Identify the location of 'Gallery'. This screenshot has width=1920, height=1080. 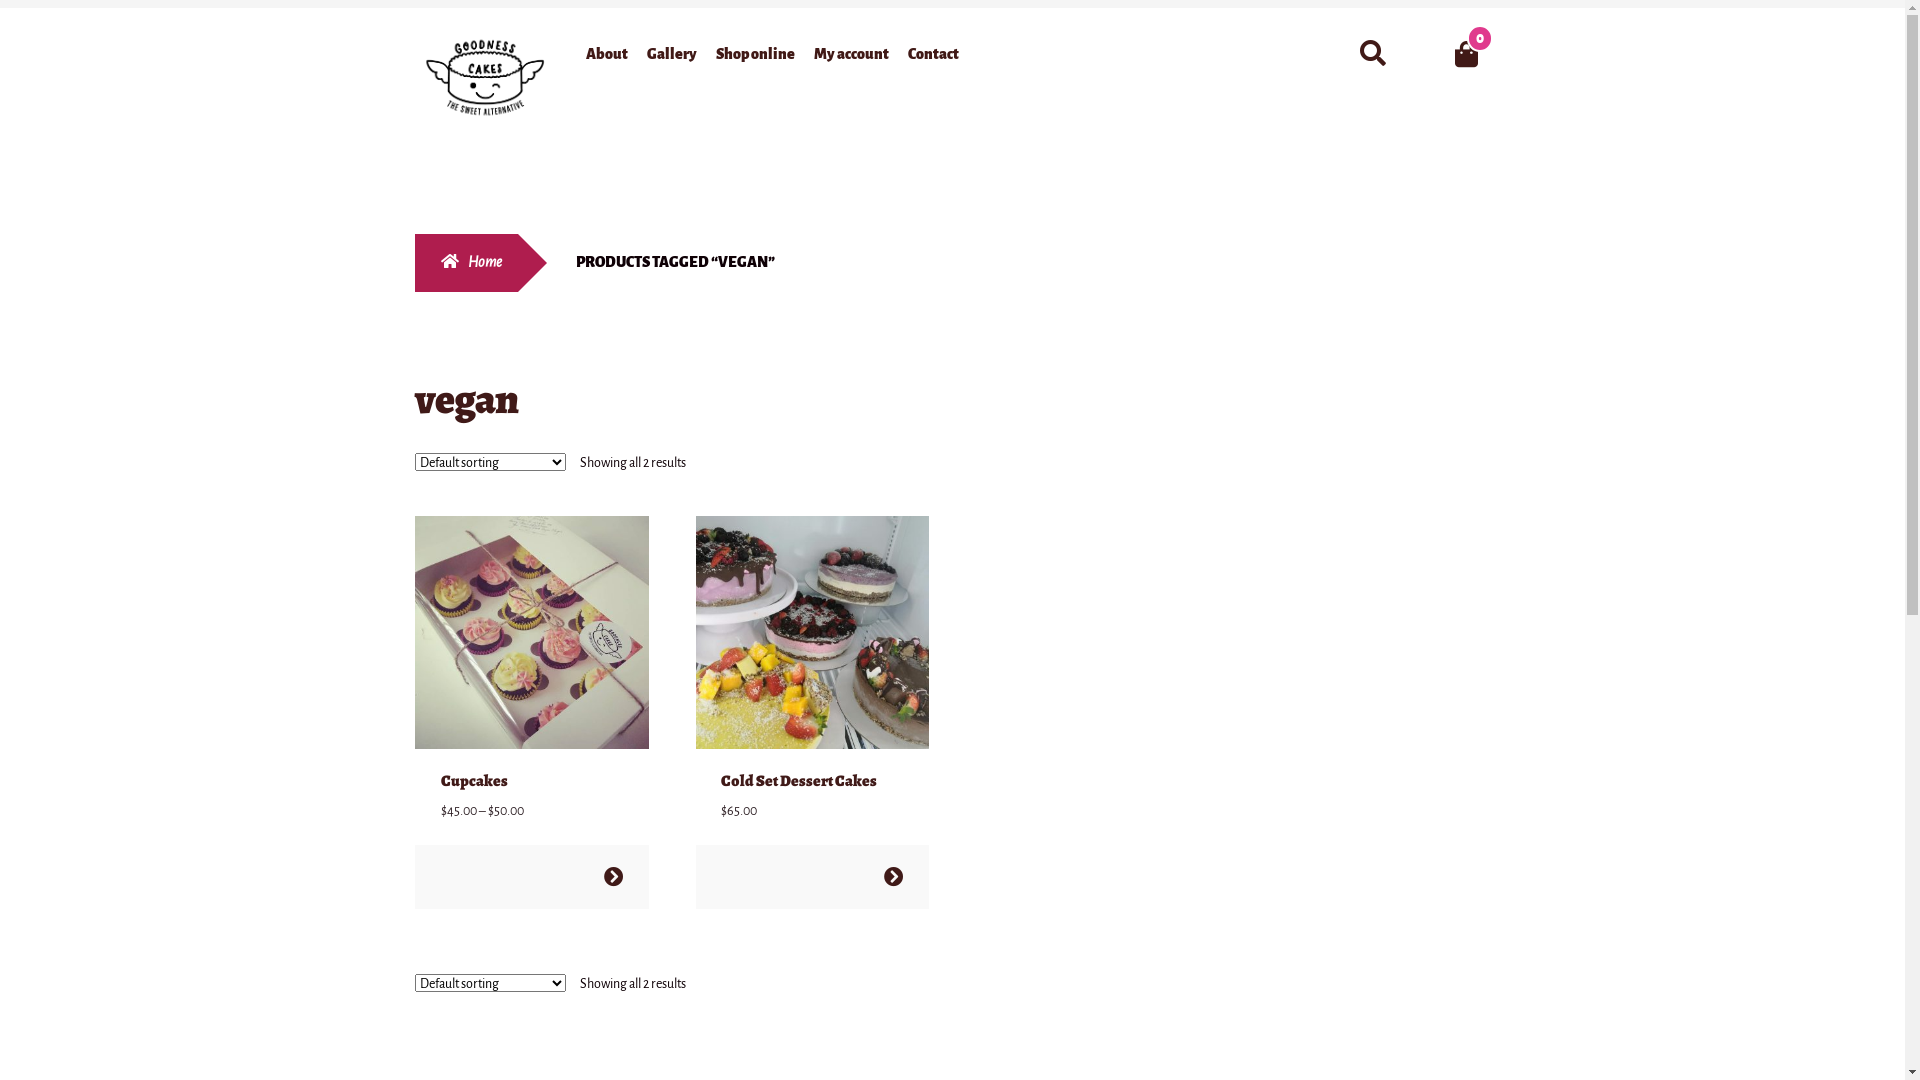
(672, 56).